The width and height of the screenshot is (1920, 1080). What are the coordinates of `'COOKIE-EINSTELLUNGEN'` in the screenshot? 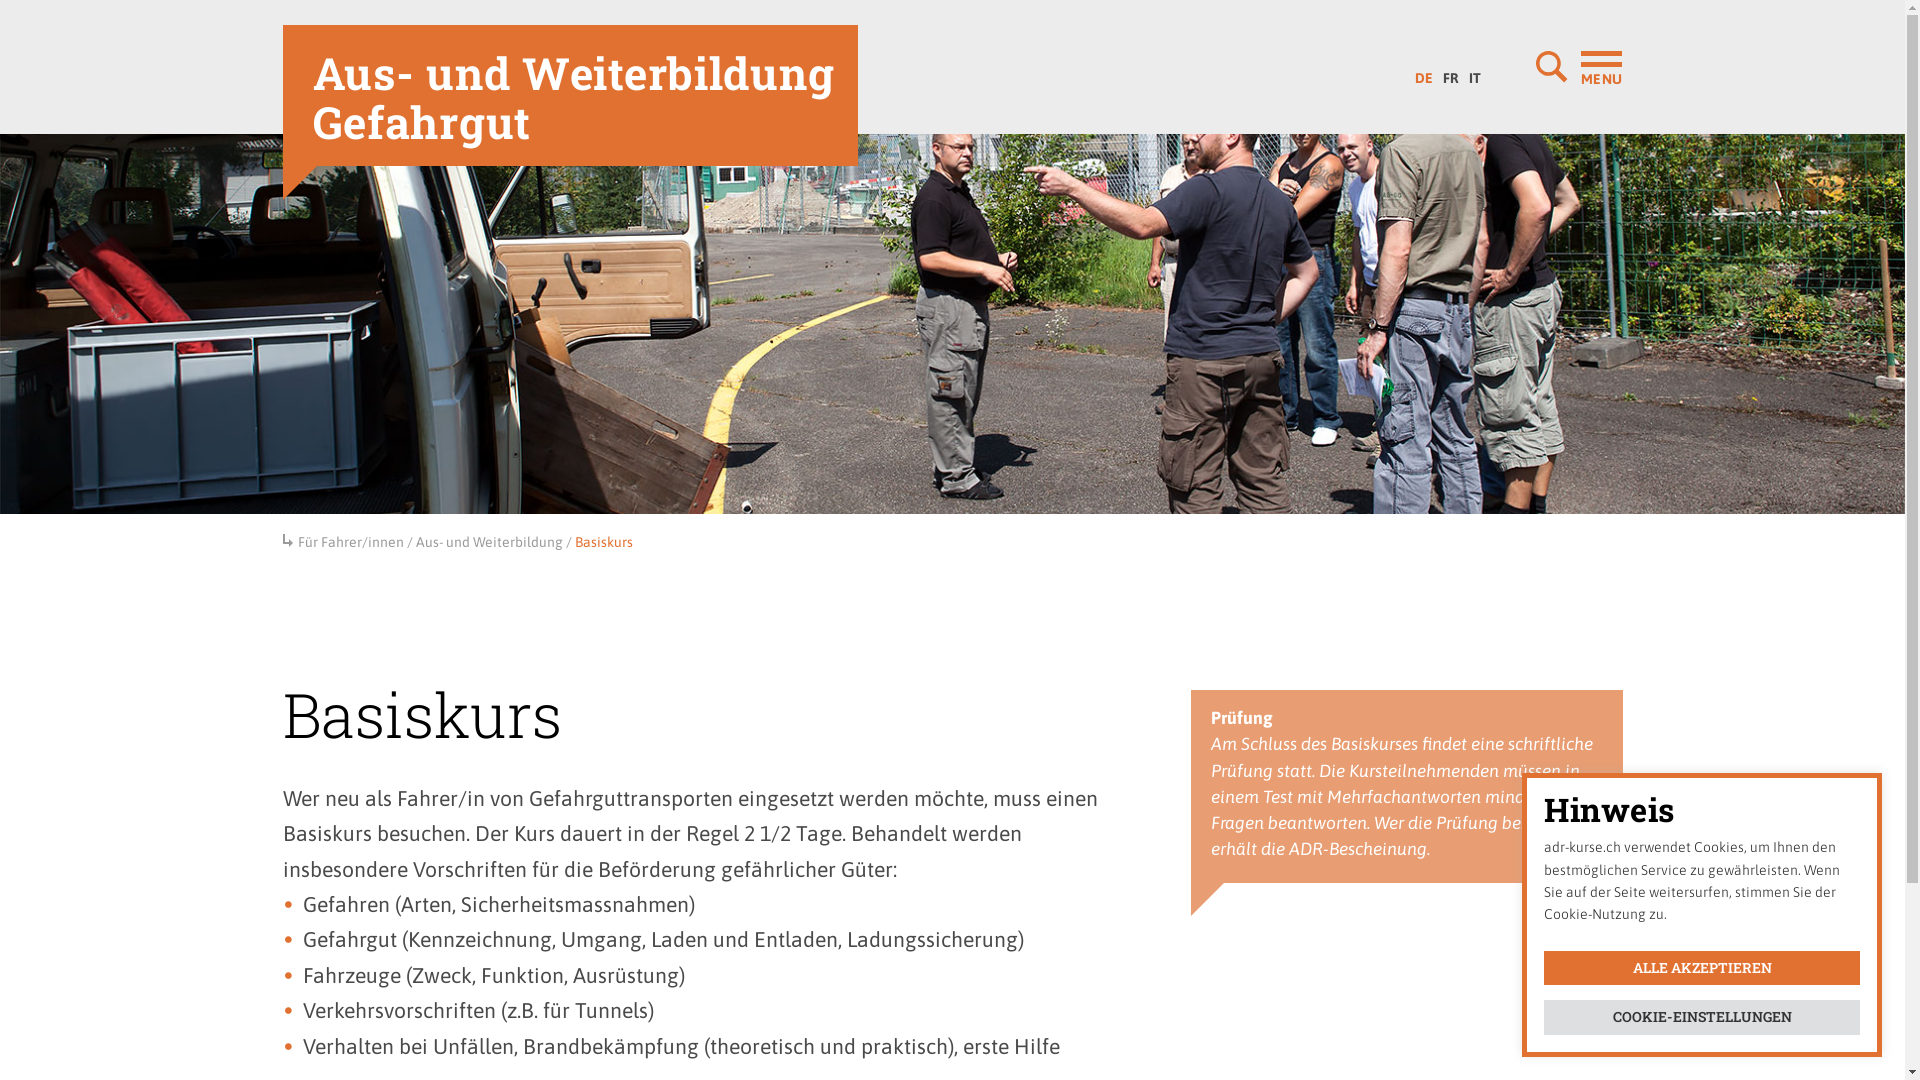 It's located at (1543, 1017).